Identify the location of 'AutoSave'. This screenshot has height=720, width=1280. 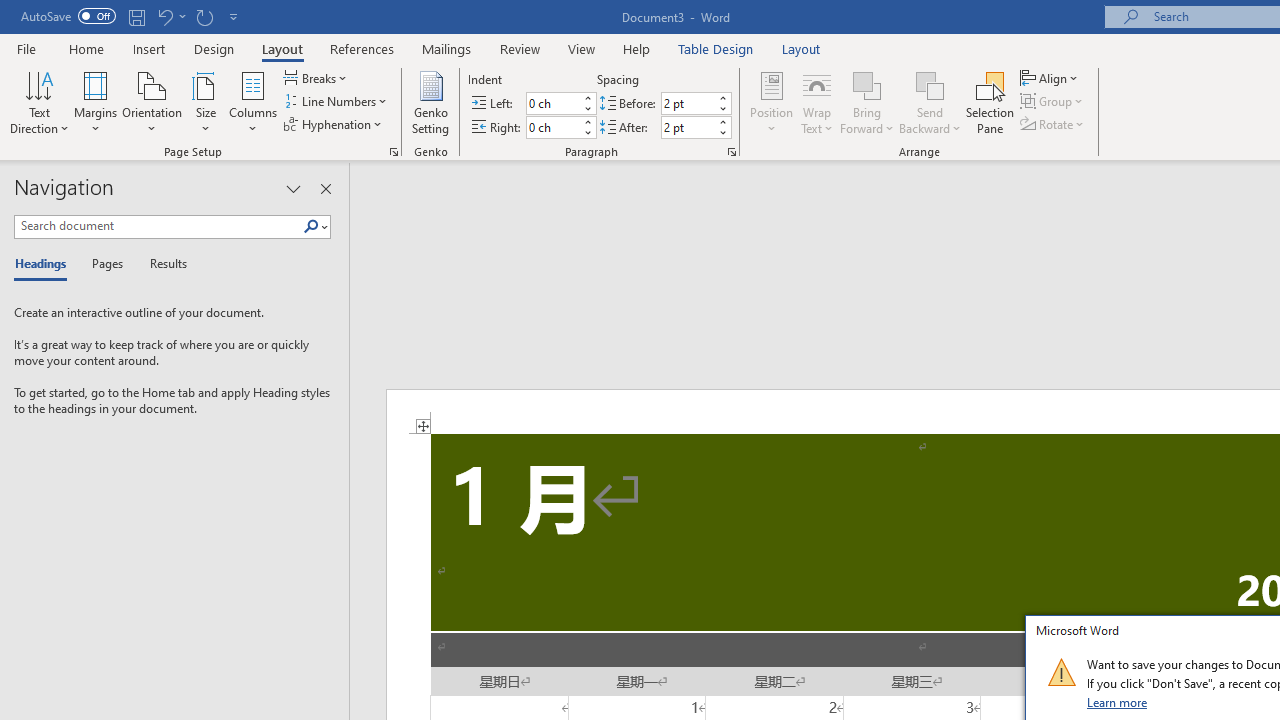
(68, 16).